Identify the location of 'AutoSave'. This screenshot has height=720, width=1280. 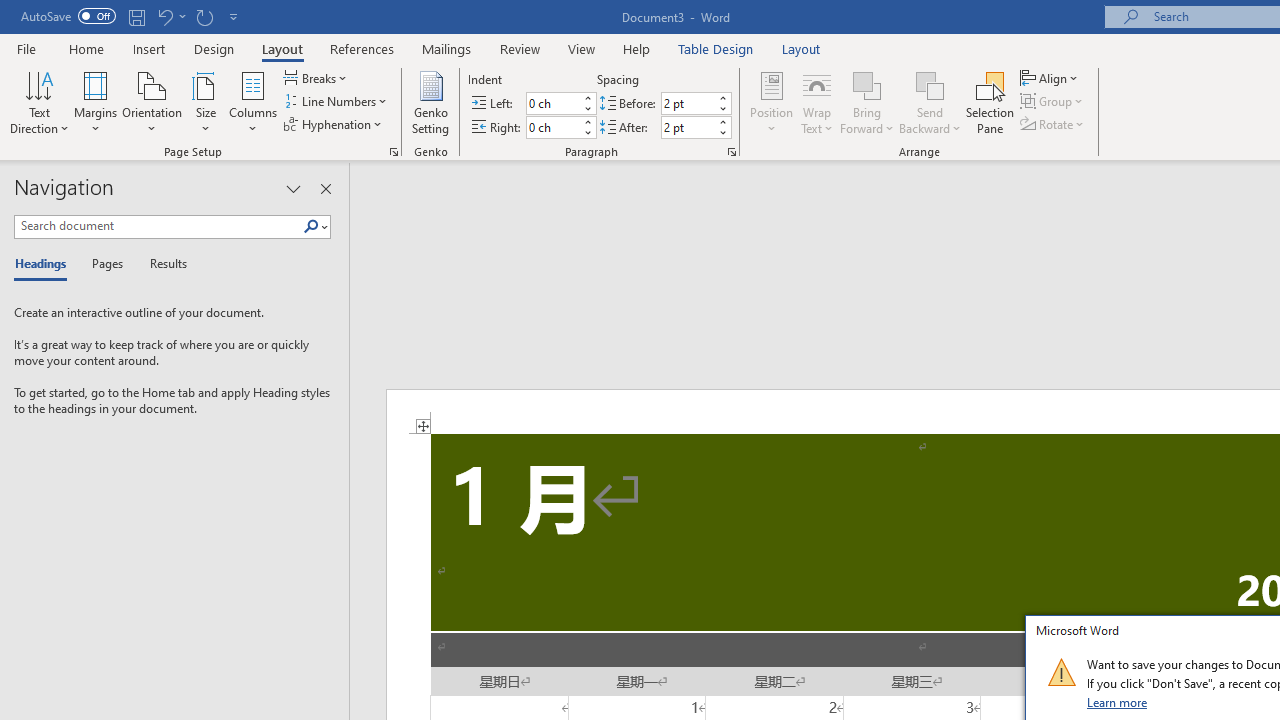
(68, 16).